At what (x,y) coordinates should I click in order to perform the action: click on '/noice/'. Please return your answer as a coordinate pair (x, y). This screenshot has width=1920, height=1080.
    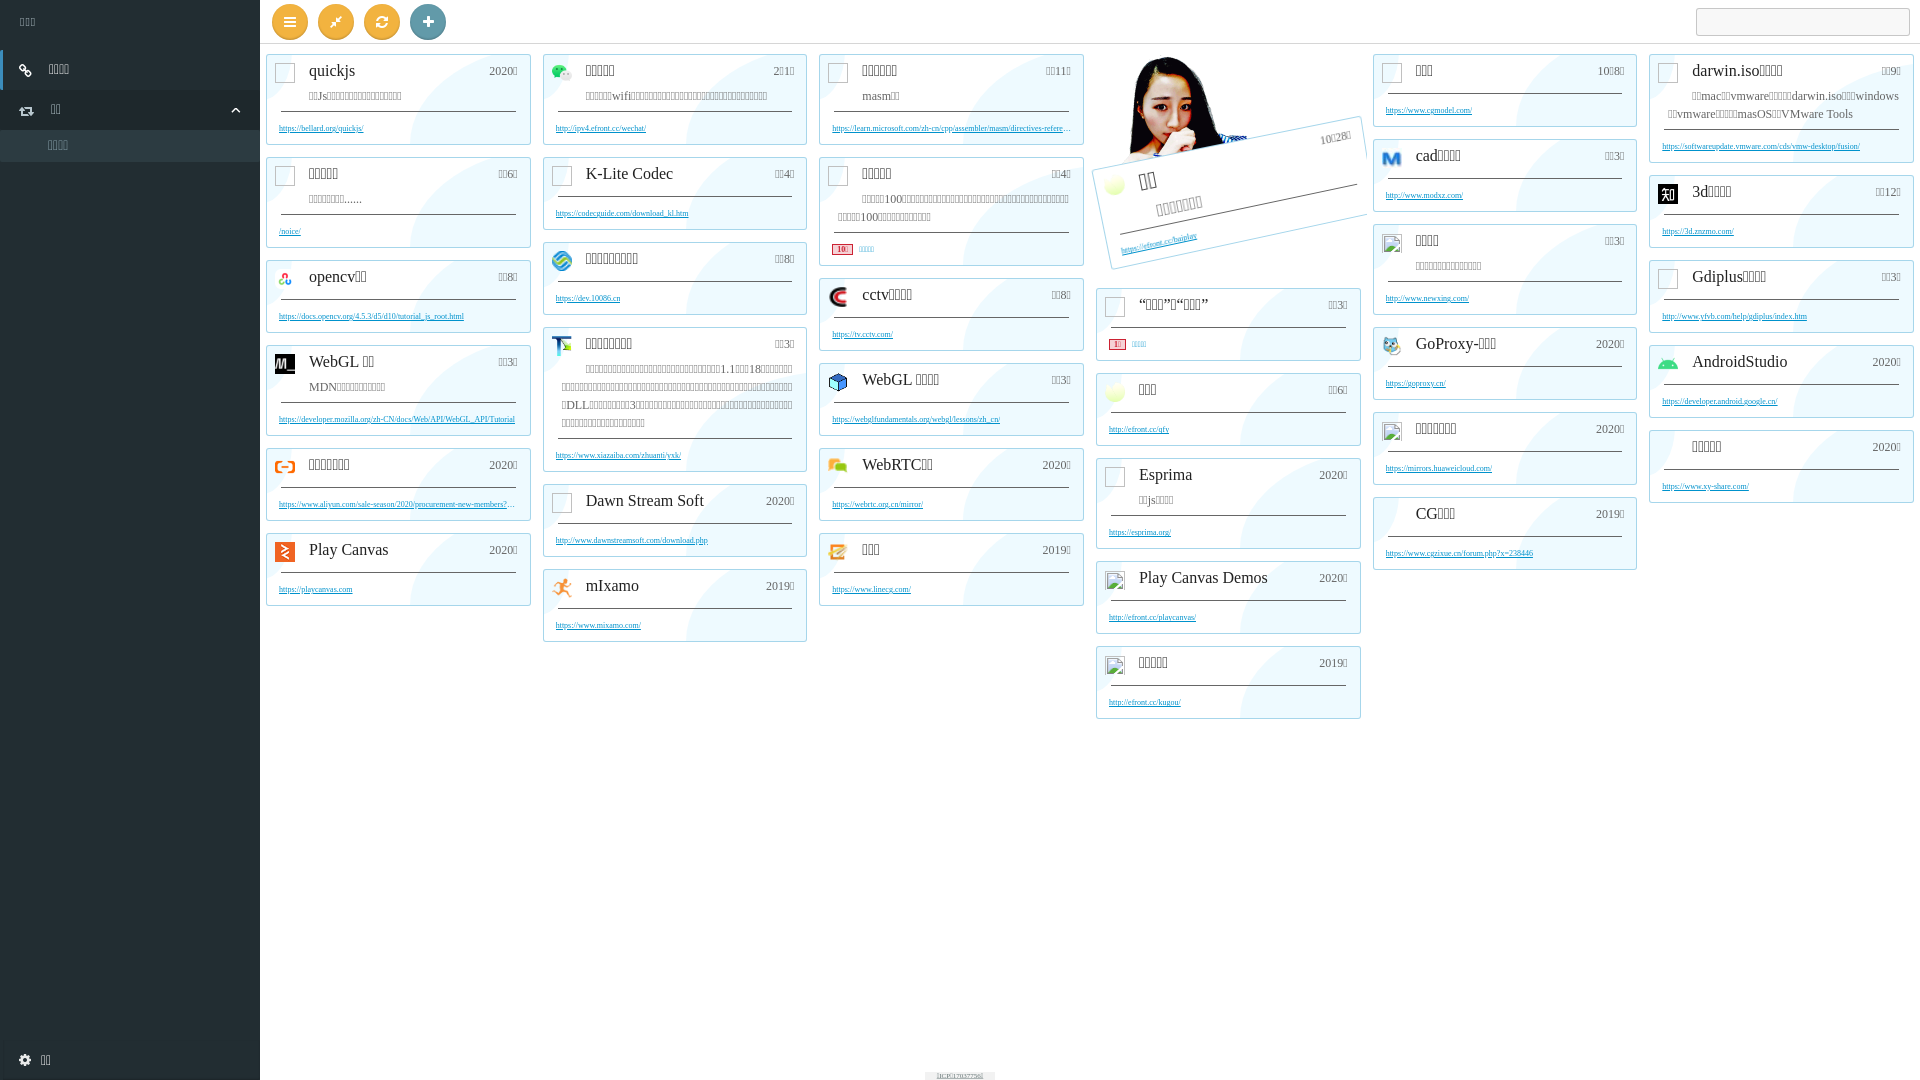
    Looking at the image, I should click on (288, 230).